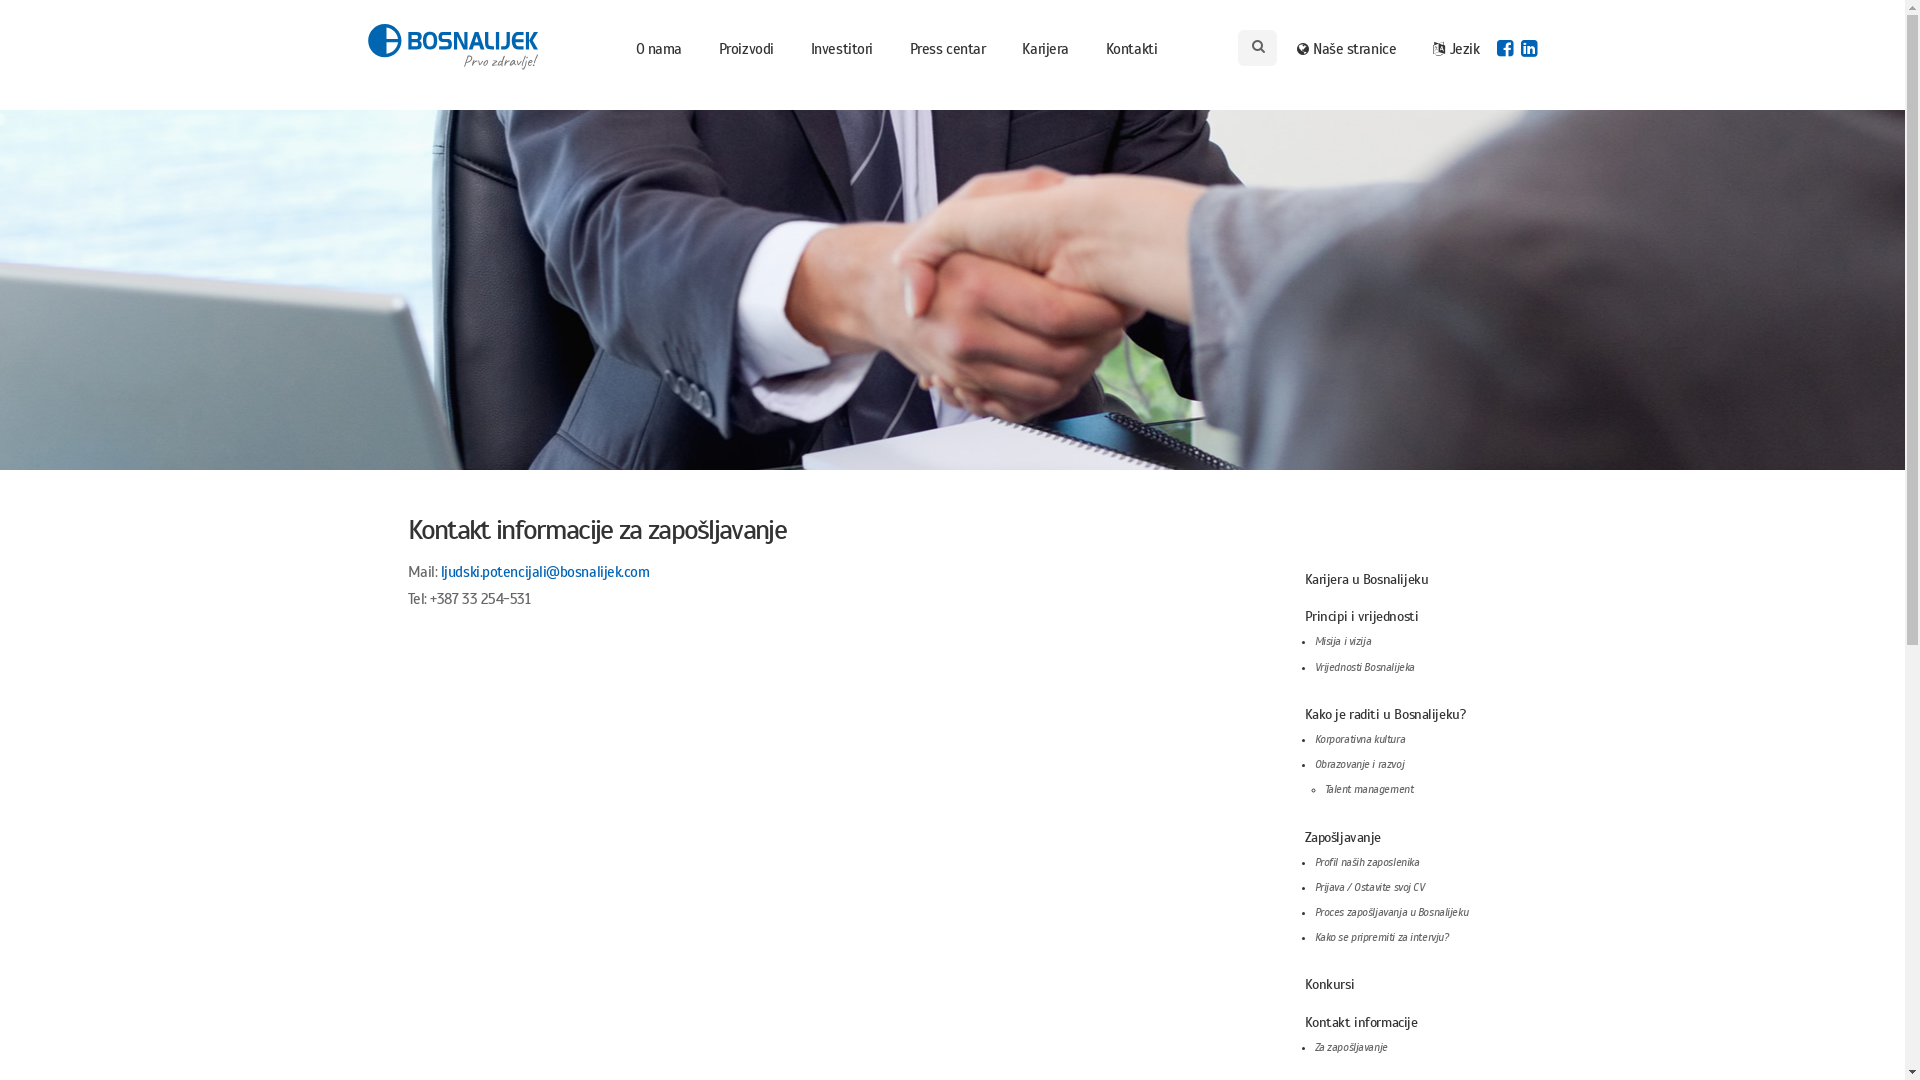 The image size is (1920, 1080). Describe the element at coordinates (1359, 739) in the screenshot. I see `'Korporativna kultura'` at that location.